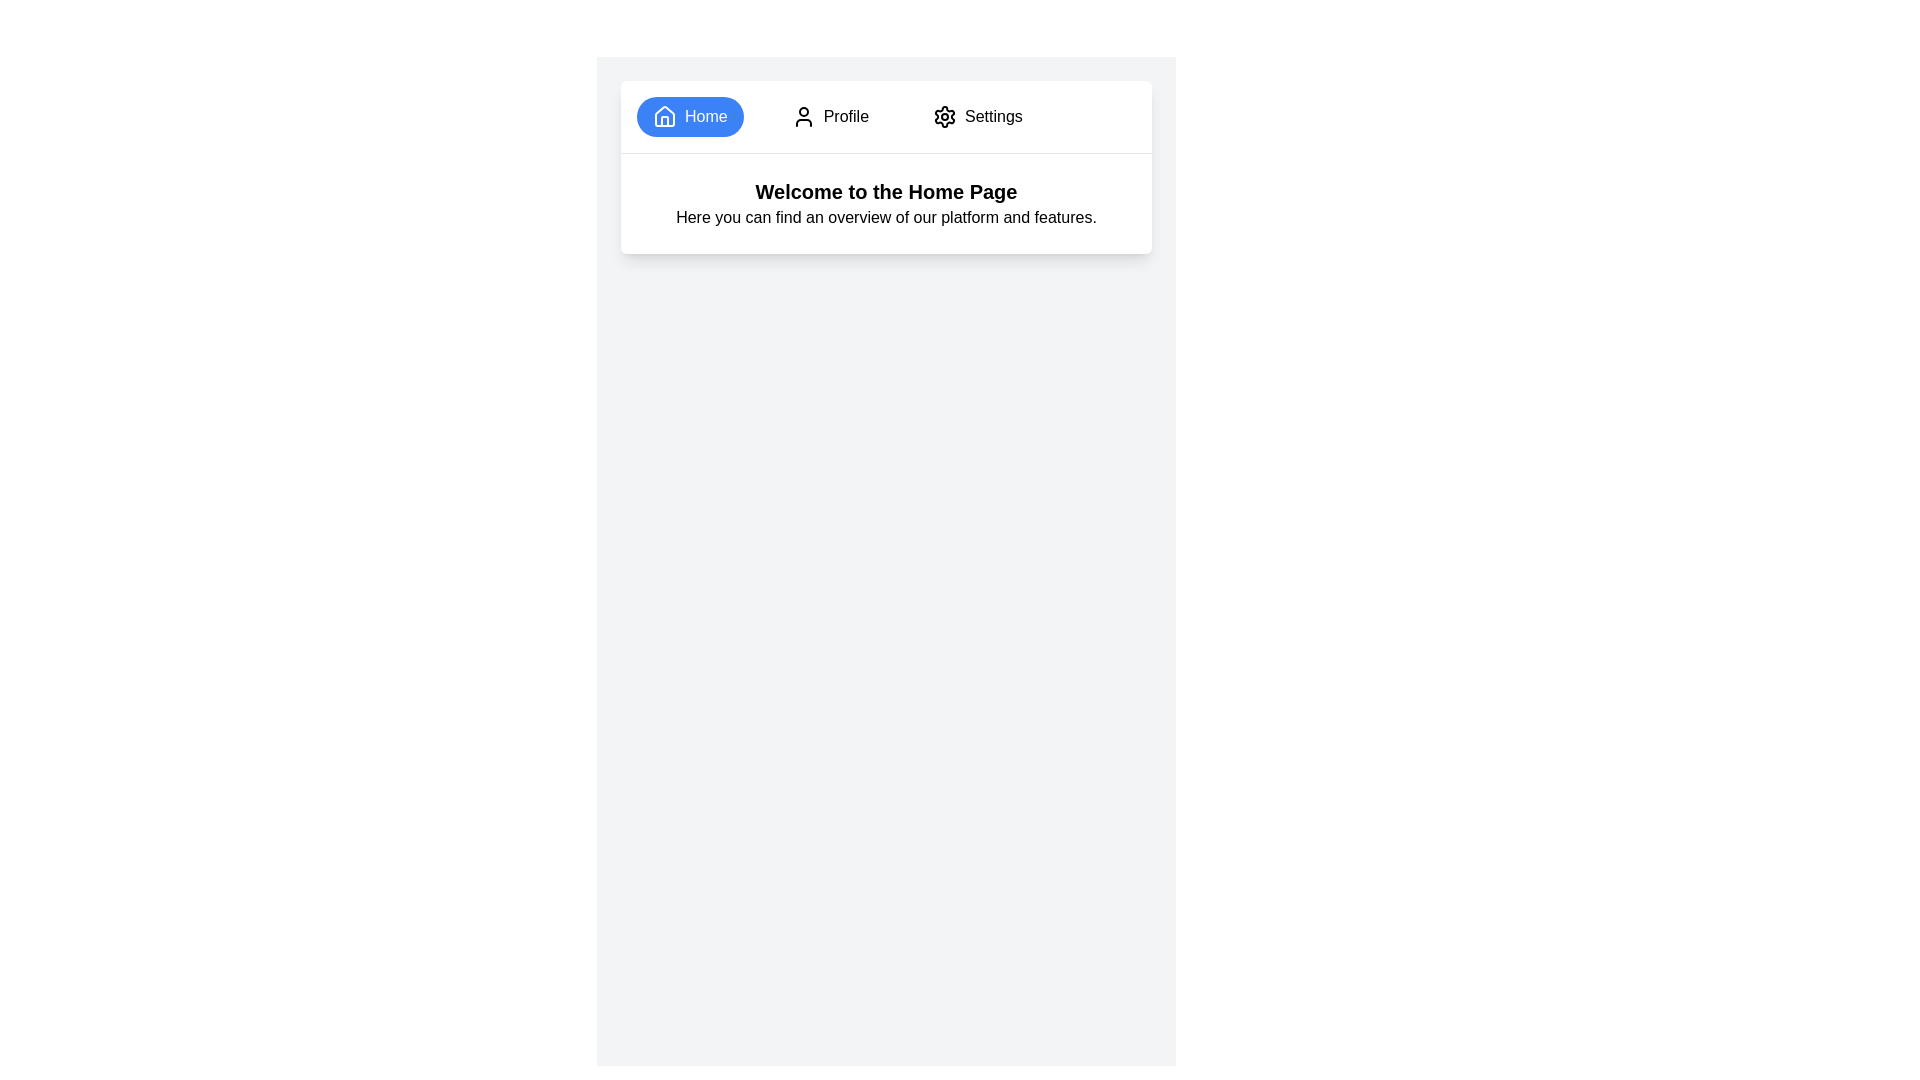 This screenshot has height=1080, width=1920. Describe the element at coordinates (706, 116) in the screenshot. I see `the 'Home' text label, which is styled with white text on a blue background and is part of a navigation bar` at that location.